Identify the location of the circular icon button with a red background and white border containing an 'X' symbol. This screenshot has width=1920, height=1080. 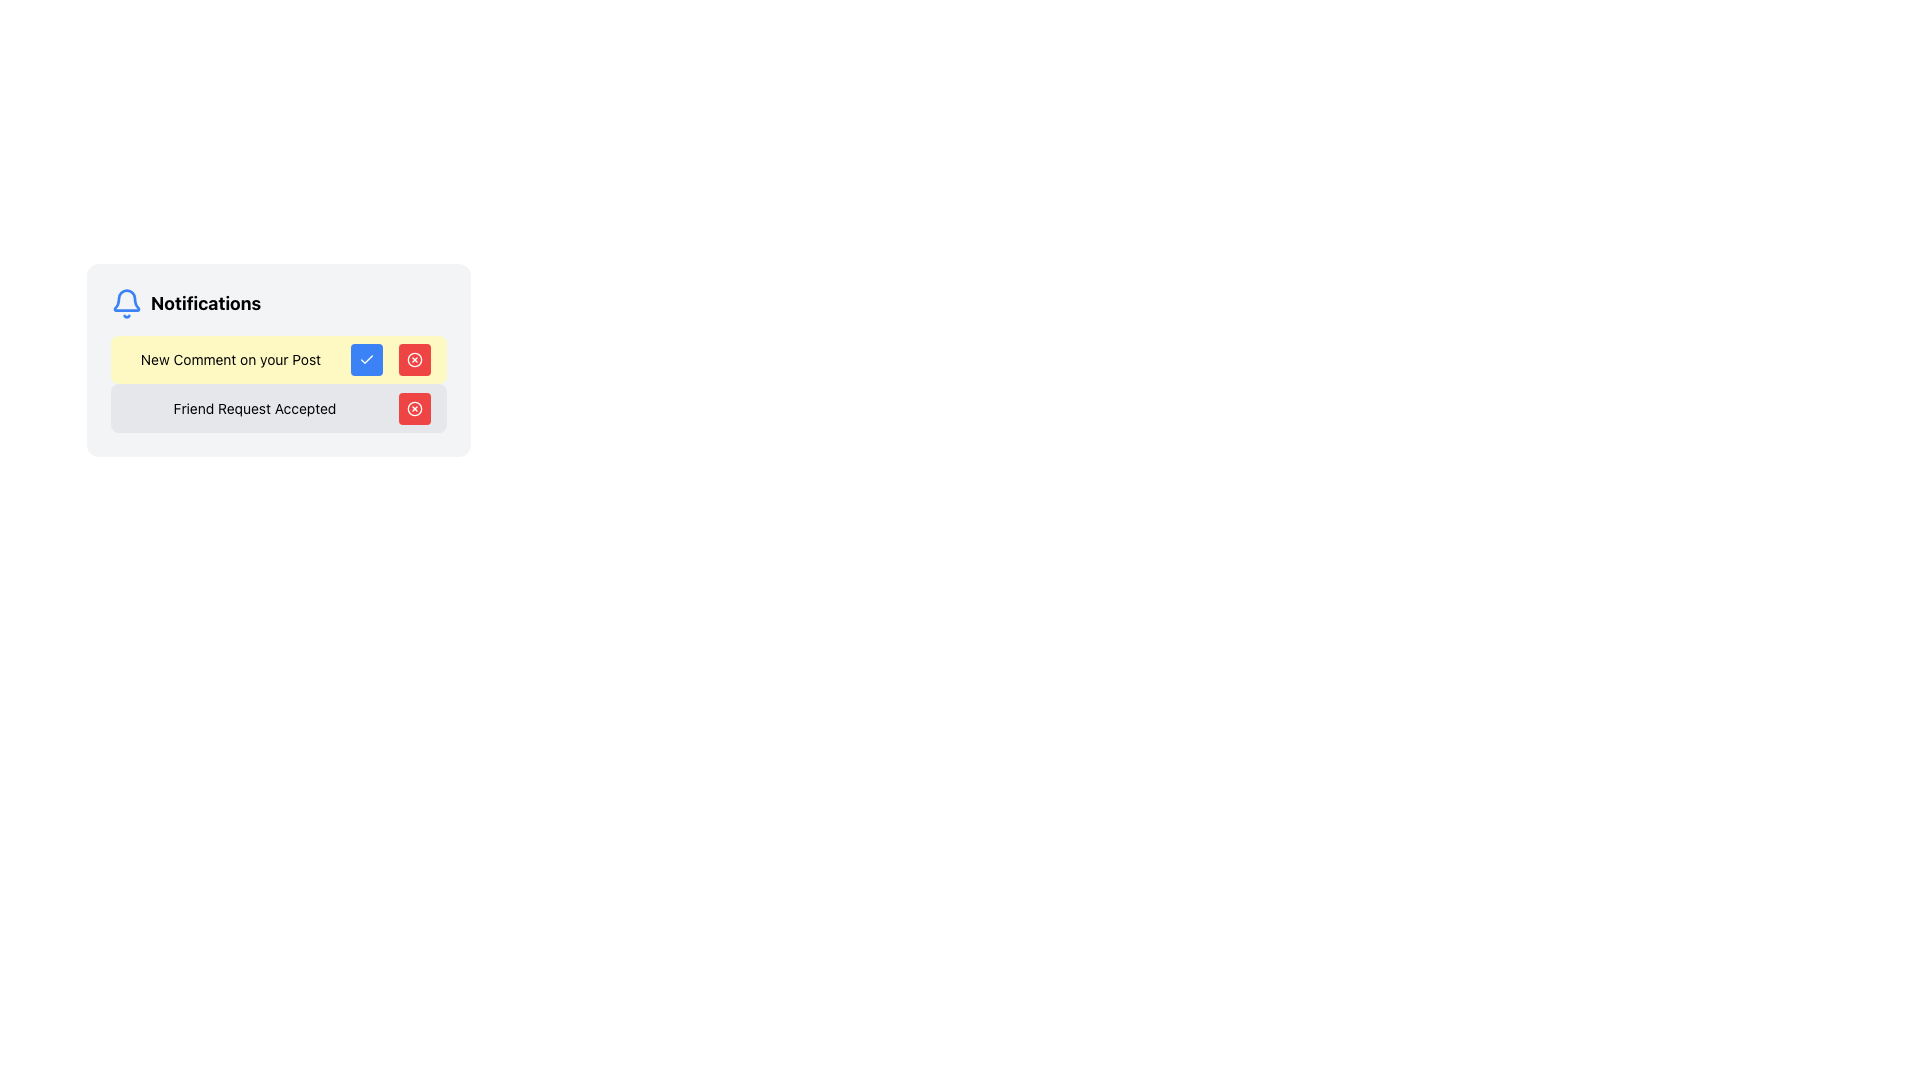
(413, 407).